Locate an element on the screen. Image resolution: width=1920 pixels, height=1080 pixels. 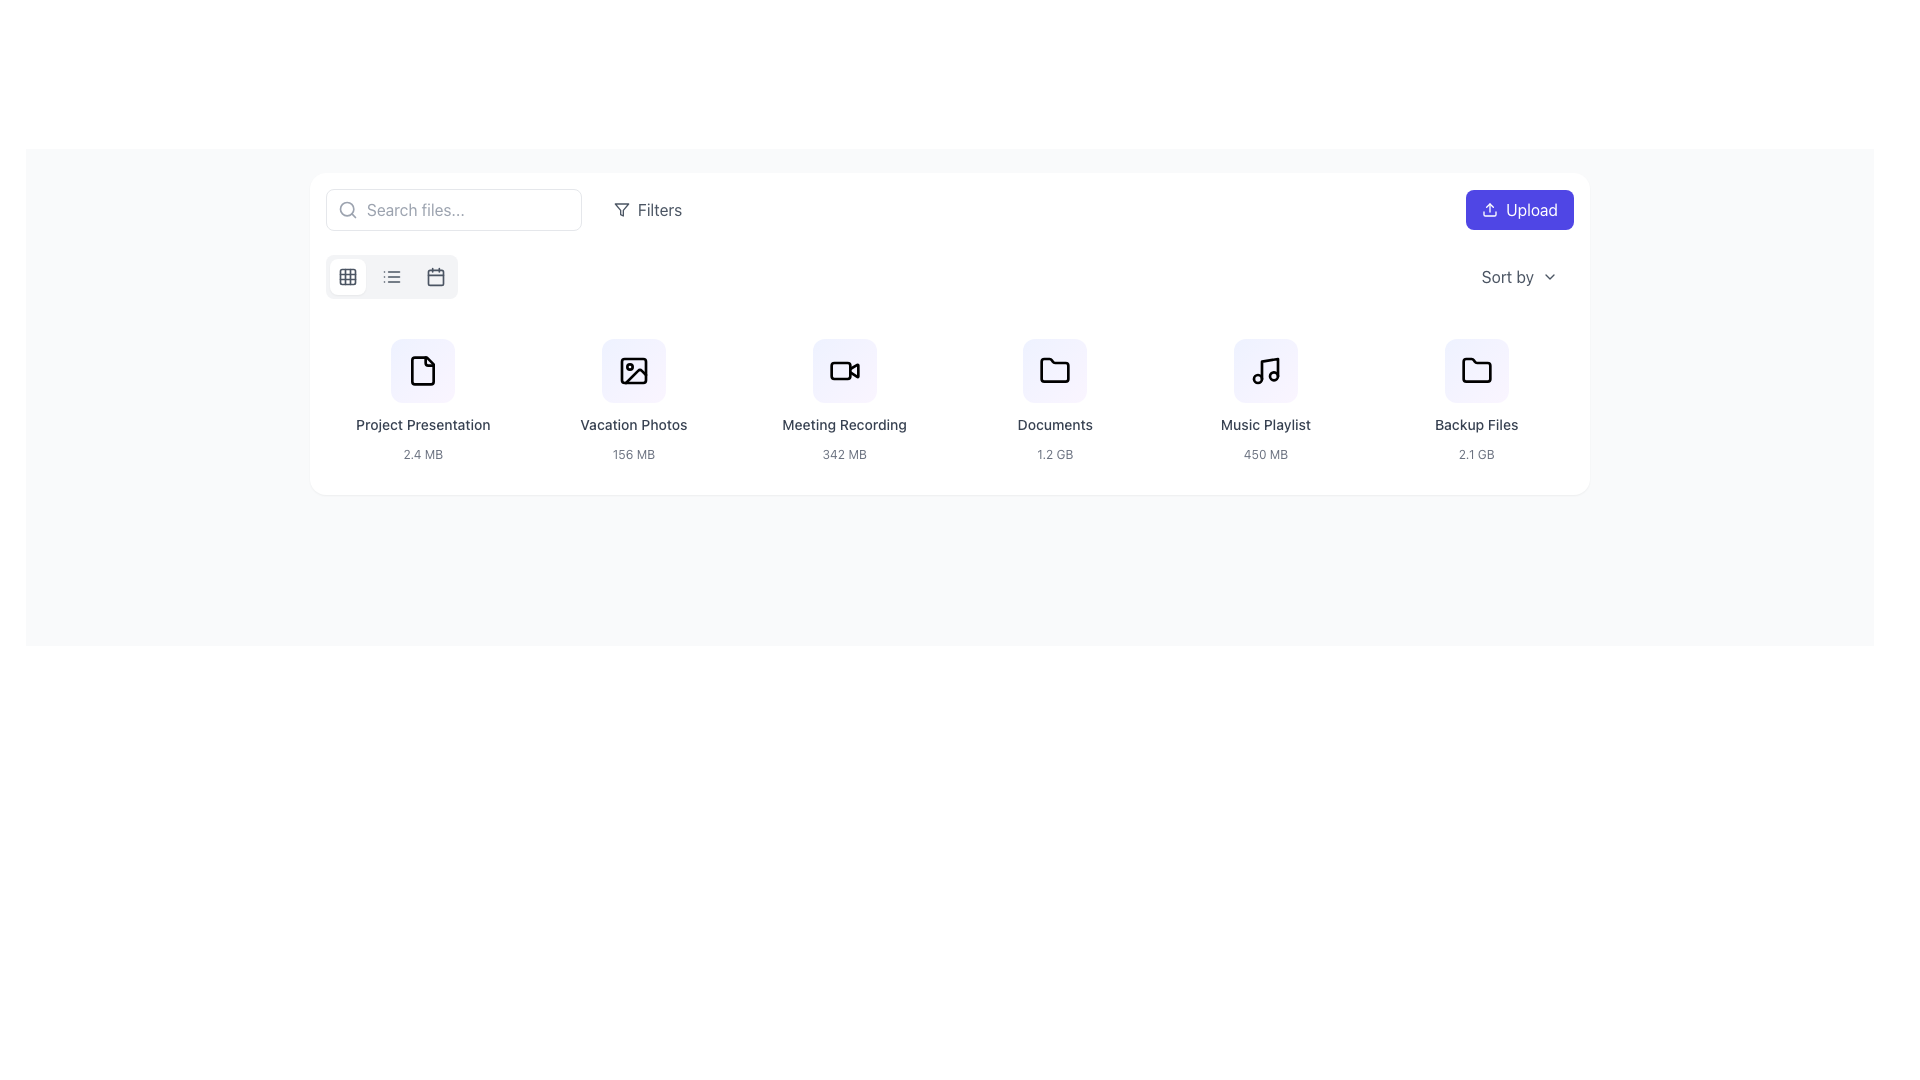
the fourth calendar icon button, which is a minimalistic square with rounded corners and a dark gray calendar glyph is located at coordinates (435, 277).